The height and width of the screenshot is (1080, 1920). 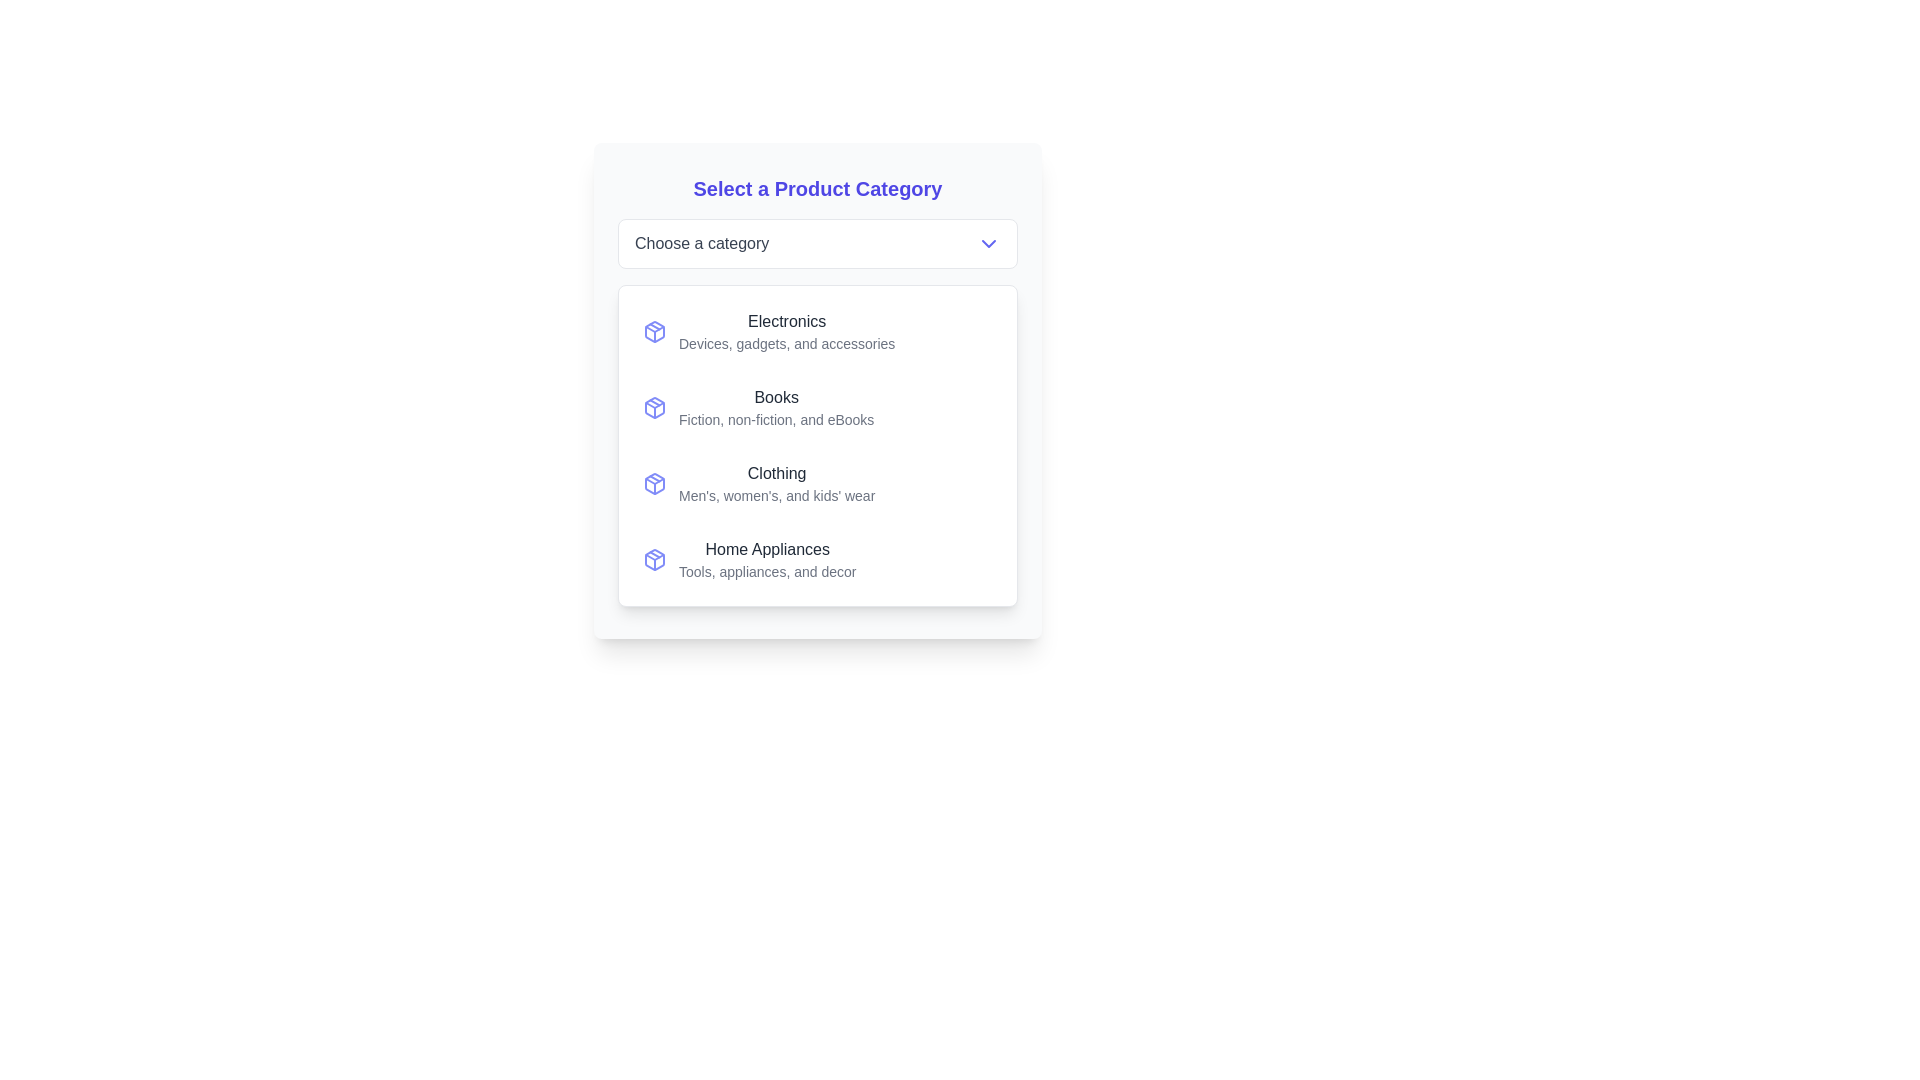 What do you see at coordinates (817, 390) in the screenshot?
I see `the selectable list item labeled 'Books'` at bounding box center [817, 390].